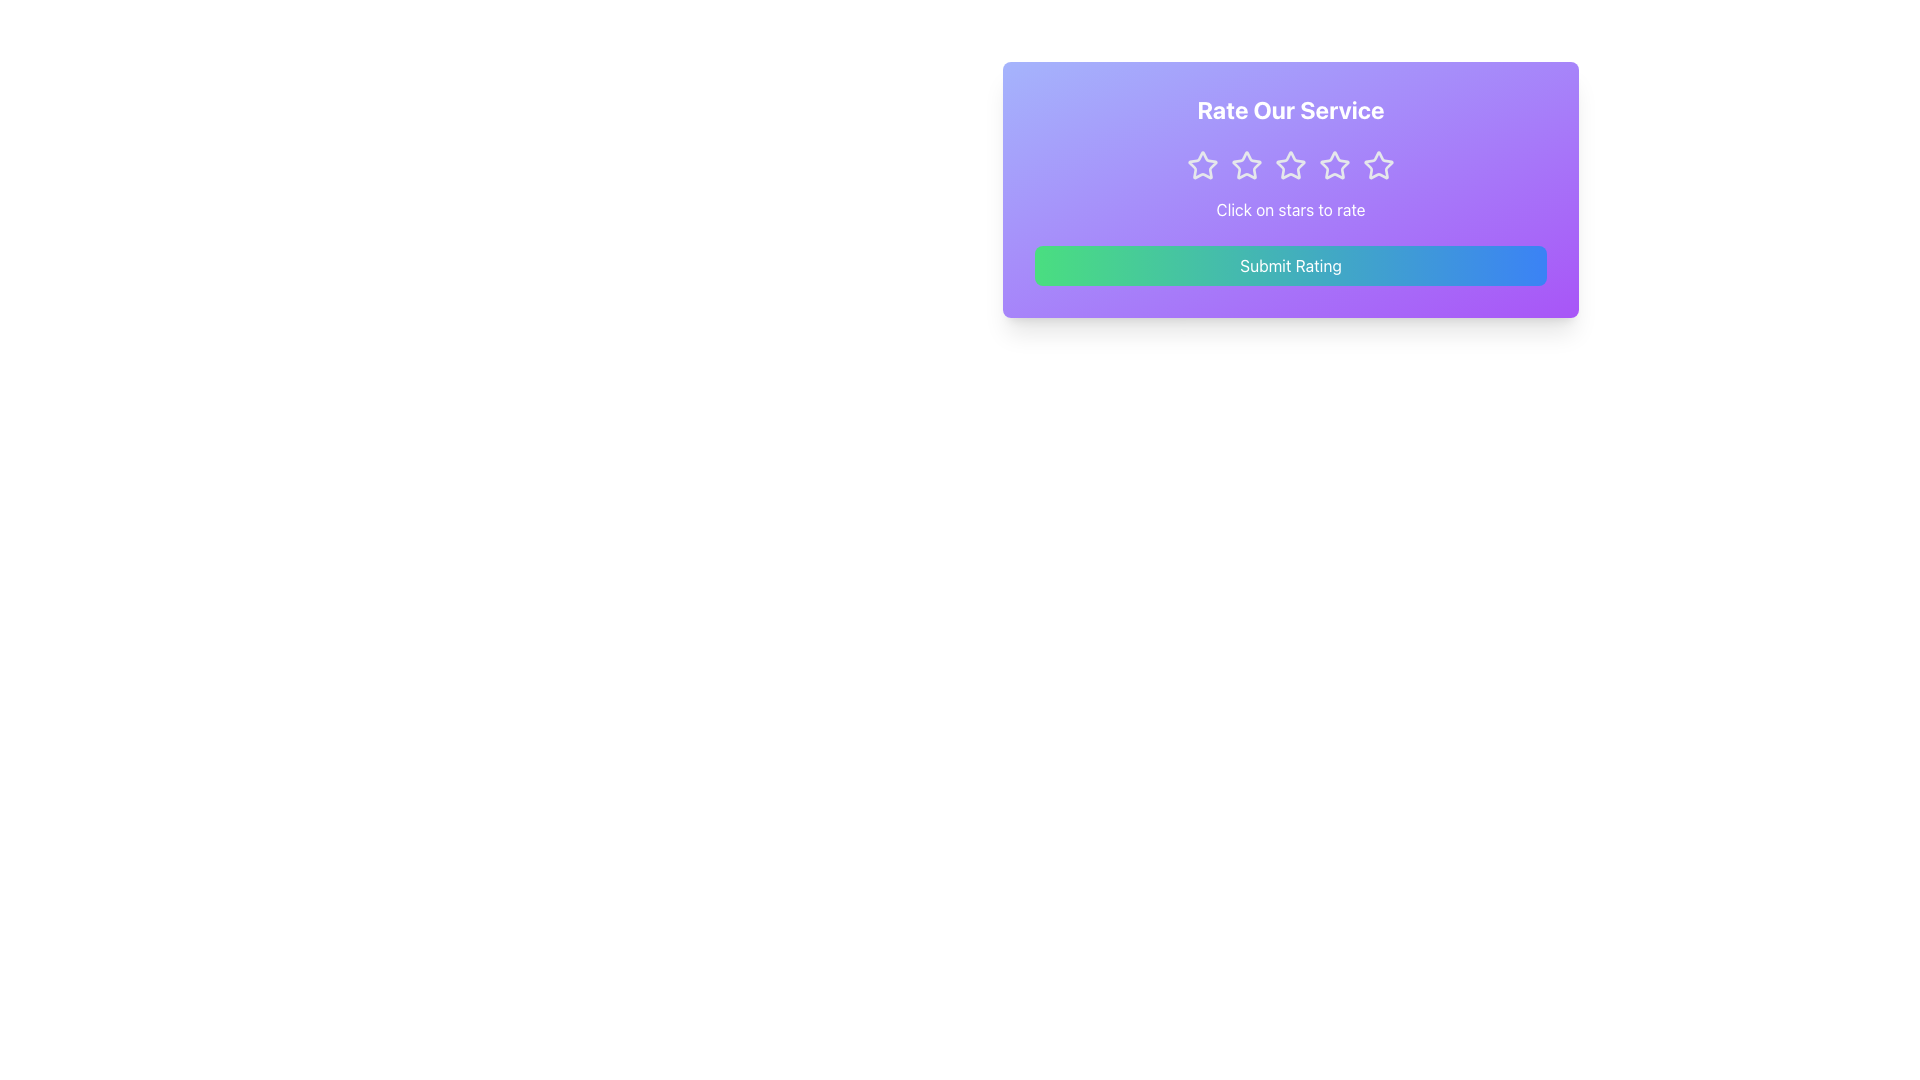  What do you see at coordinates (1376, 164) in the screenshot?
I see `the fourth star in the star-shaped interactive UI element for rating, located under 'Rate Our Service'` at bounding box center [1376, 164].